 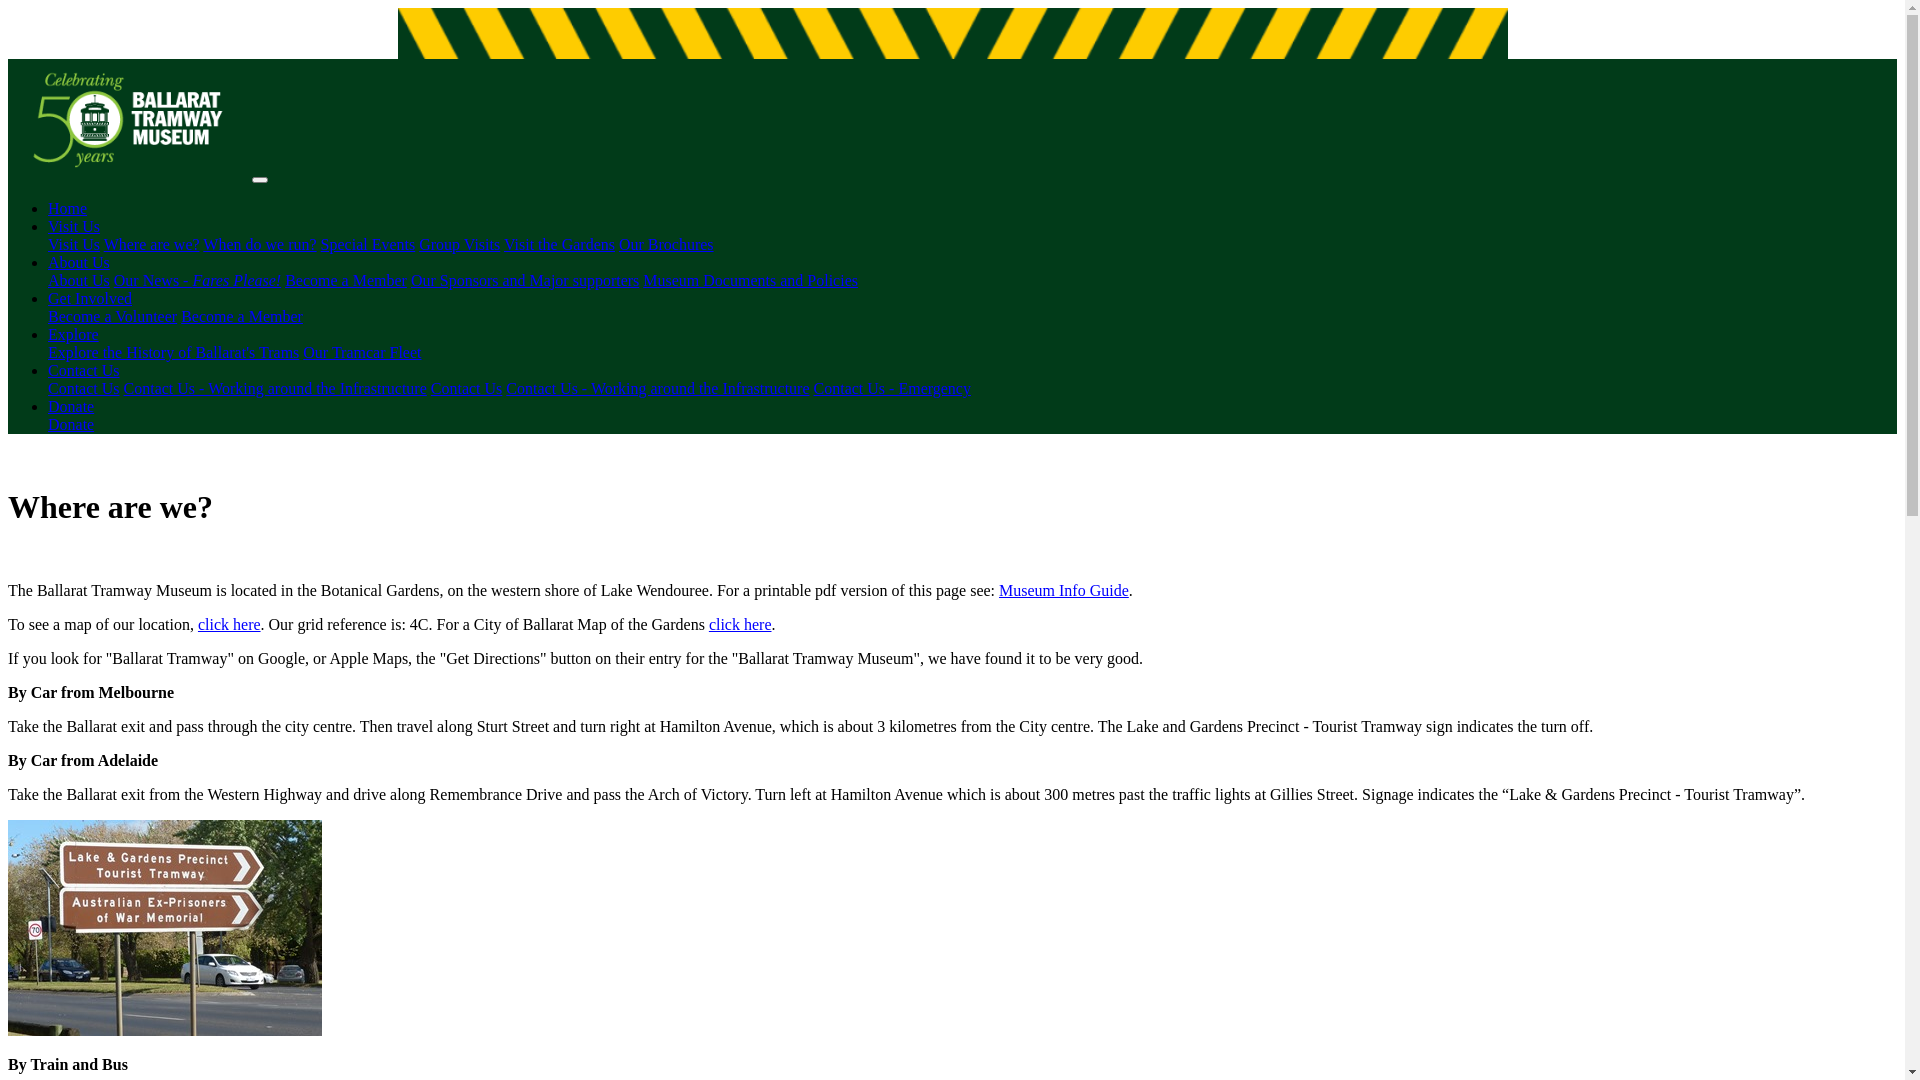 I want to click on 'Where are we?', so click(x=151, y=243).